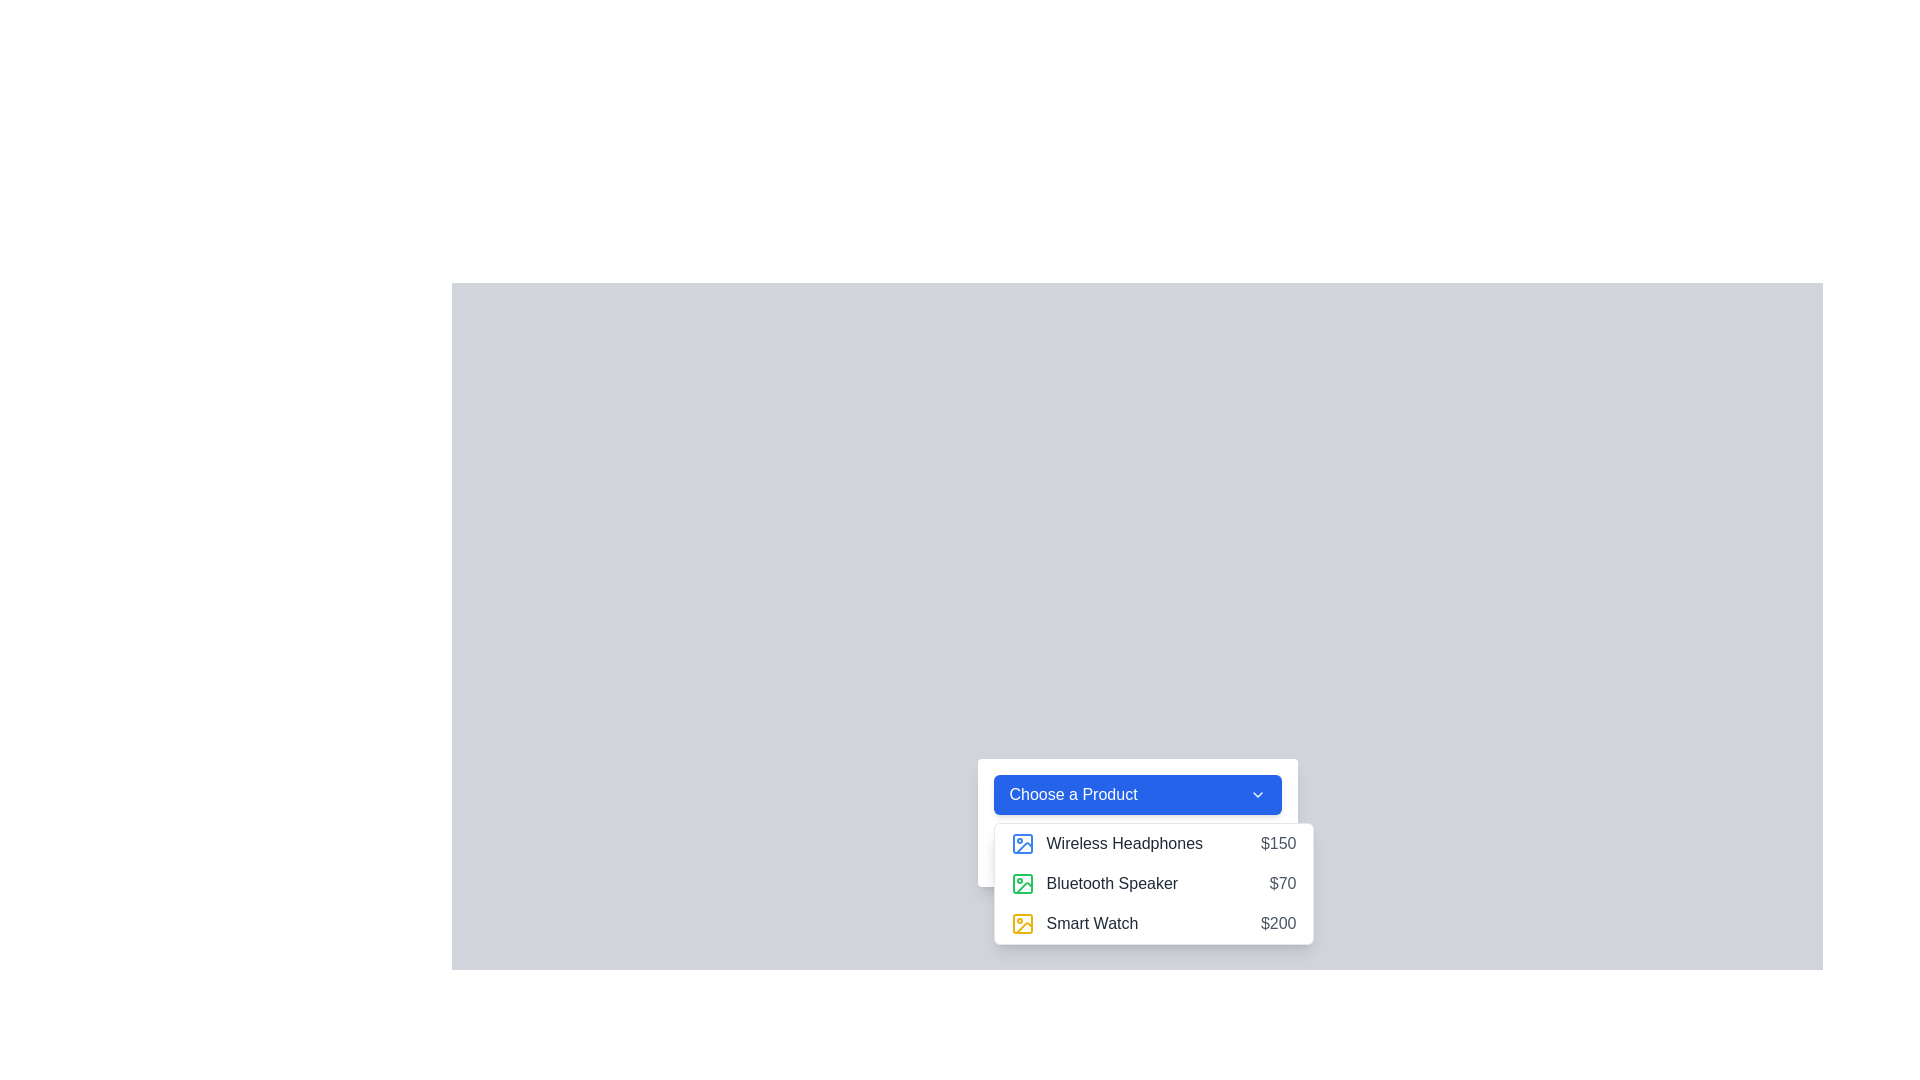  Describe the element at coordinates (1277, 844) in the screenshot. I see `the static text label displaying the price '$150', which is aligned to the far right of the 'Wireless Headphones' item listing` at that location.